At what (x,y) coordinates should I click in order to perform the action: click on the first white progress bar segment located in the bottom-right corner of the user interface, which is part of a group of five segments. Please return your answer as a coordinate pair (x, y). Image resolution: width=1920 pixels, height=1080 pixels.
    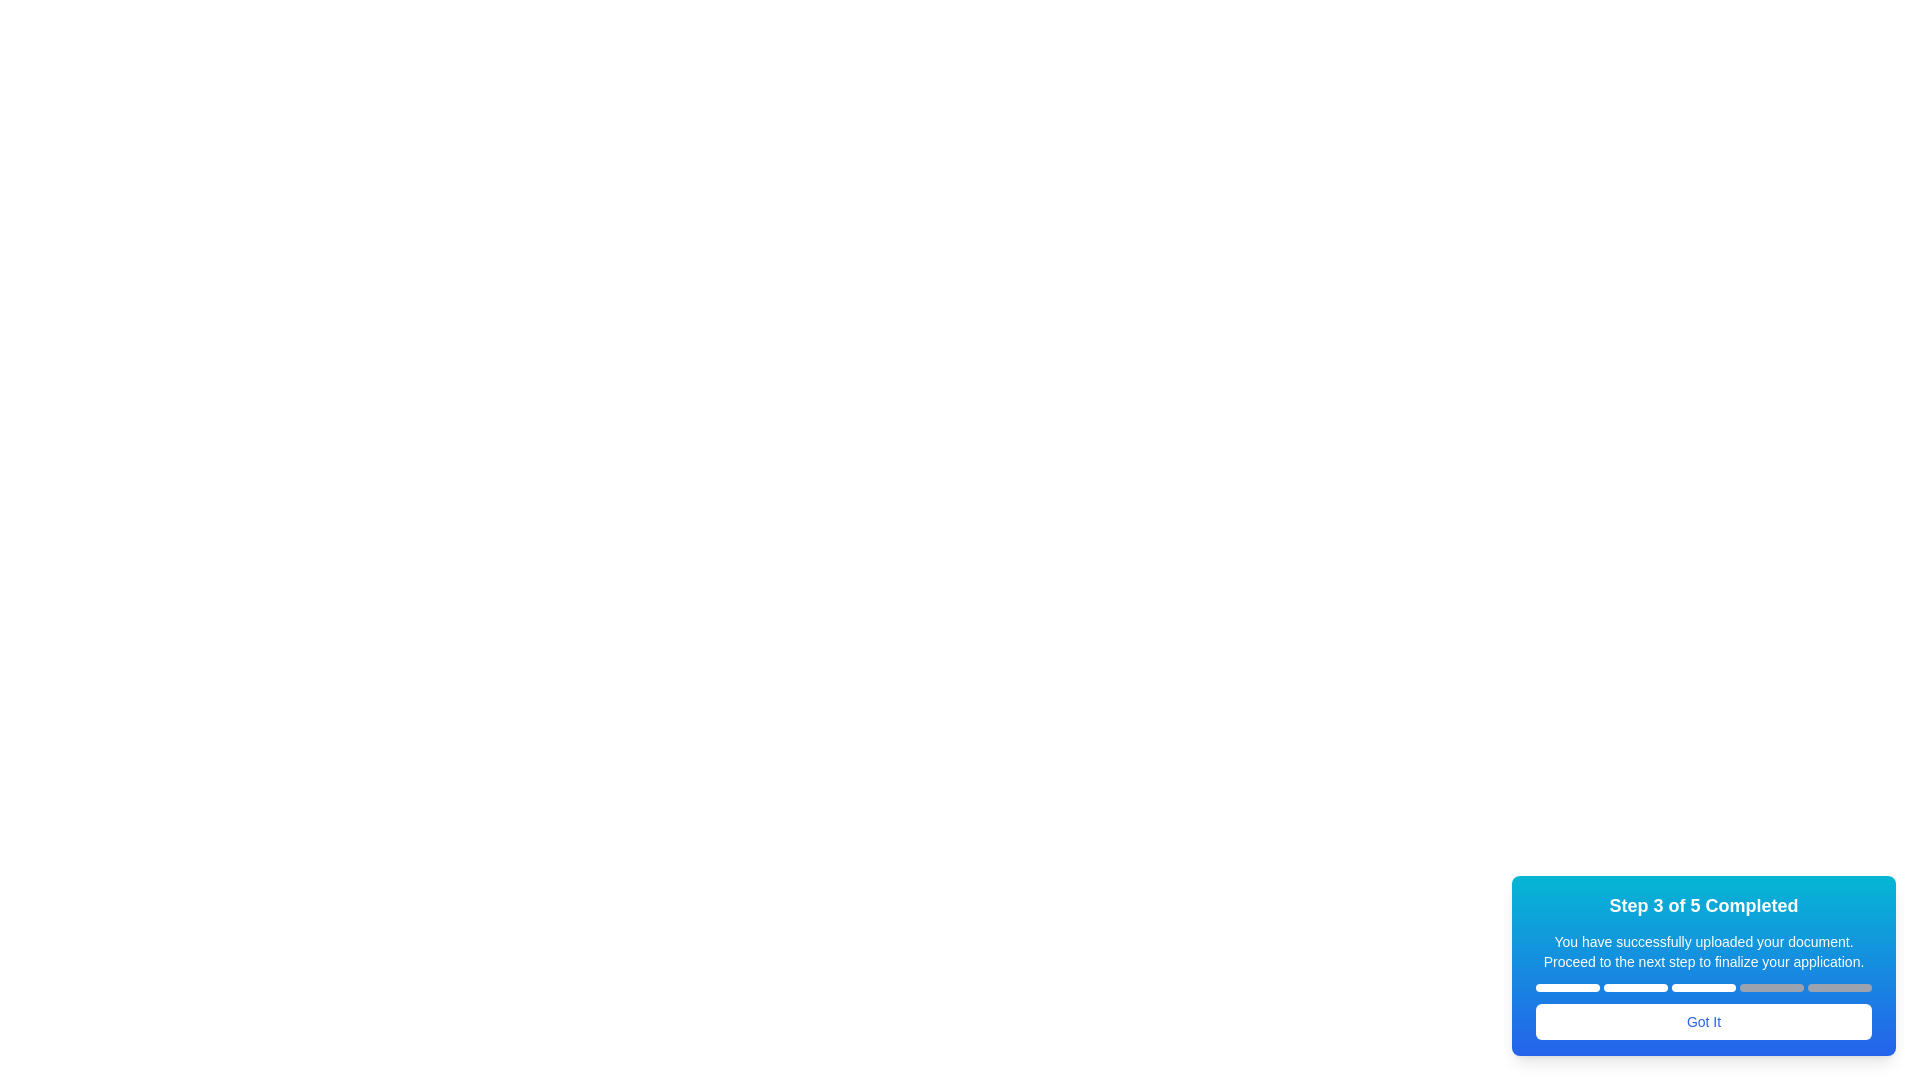
    Looking at the image, I should click on (1567, 986).